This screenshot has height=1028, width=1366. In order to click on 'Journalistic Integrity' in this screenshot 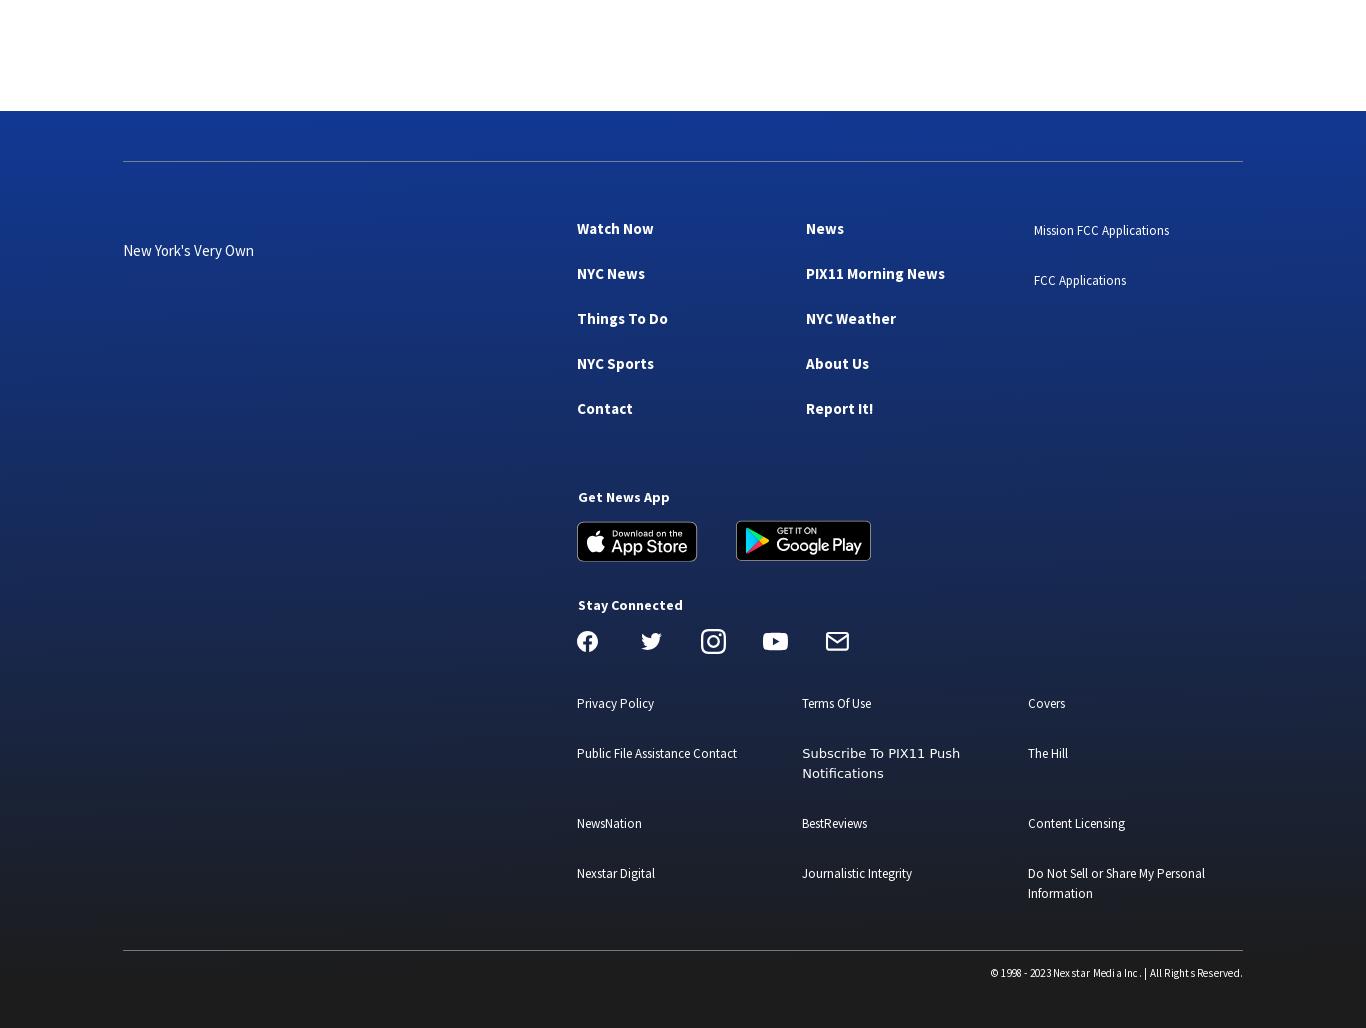, I will do `click(856, 872)`.